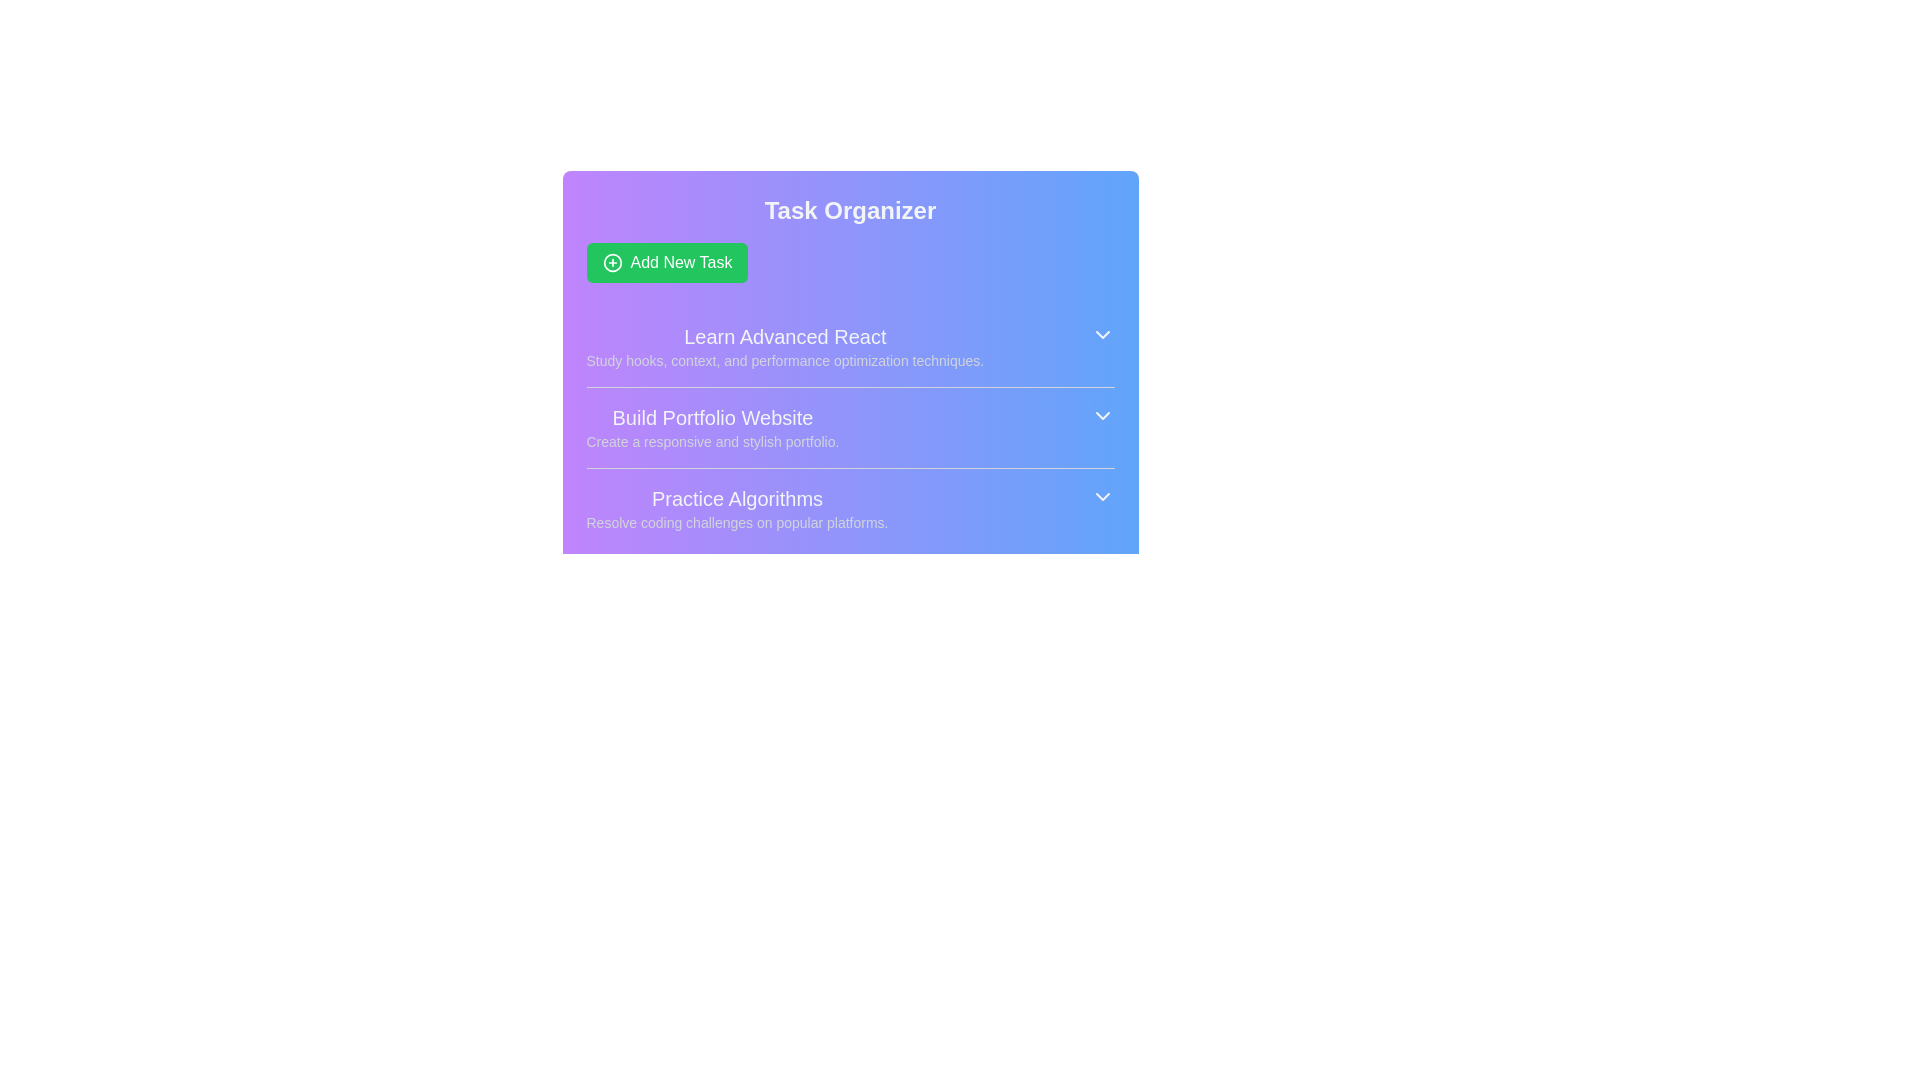 Image resolution: width=1920 pixels, height=1080 pixels. What do you see at coordinates (712, 416) in the screenshot?
I see `text label titled 'Build Portfolio Website' located centrally in the task entry card, positioned between 'Learn Advanced React' and 'Practice Algorithms'` at bounding box center [712, 416].